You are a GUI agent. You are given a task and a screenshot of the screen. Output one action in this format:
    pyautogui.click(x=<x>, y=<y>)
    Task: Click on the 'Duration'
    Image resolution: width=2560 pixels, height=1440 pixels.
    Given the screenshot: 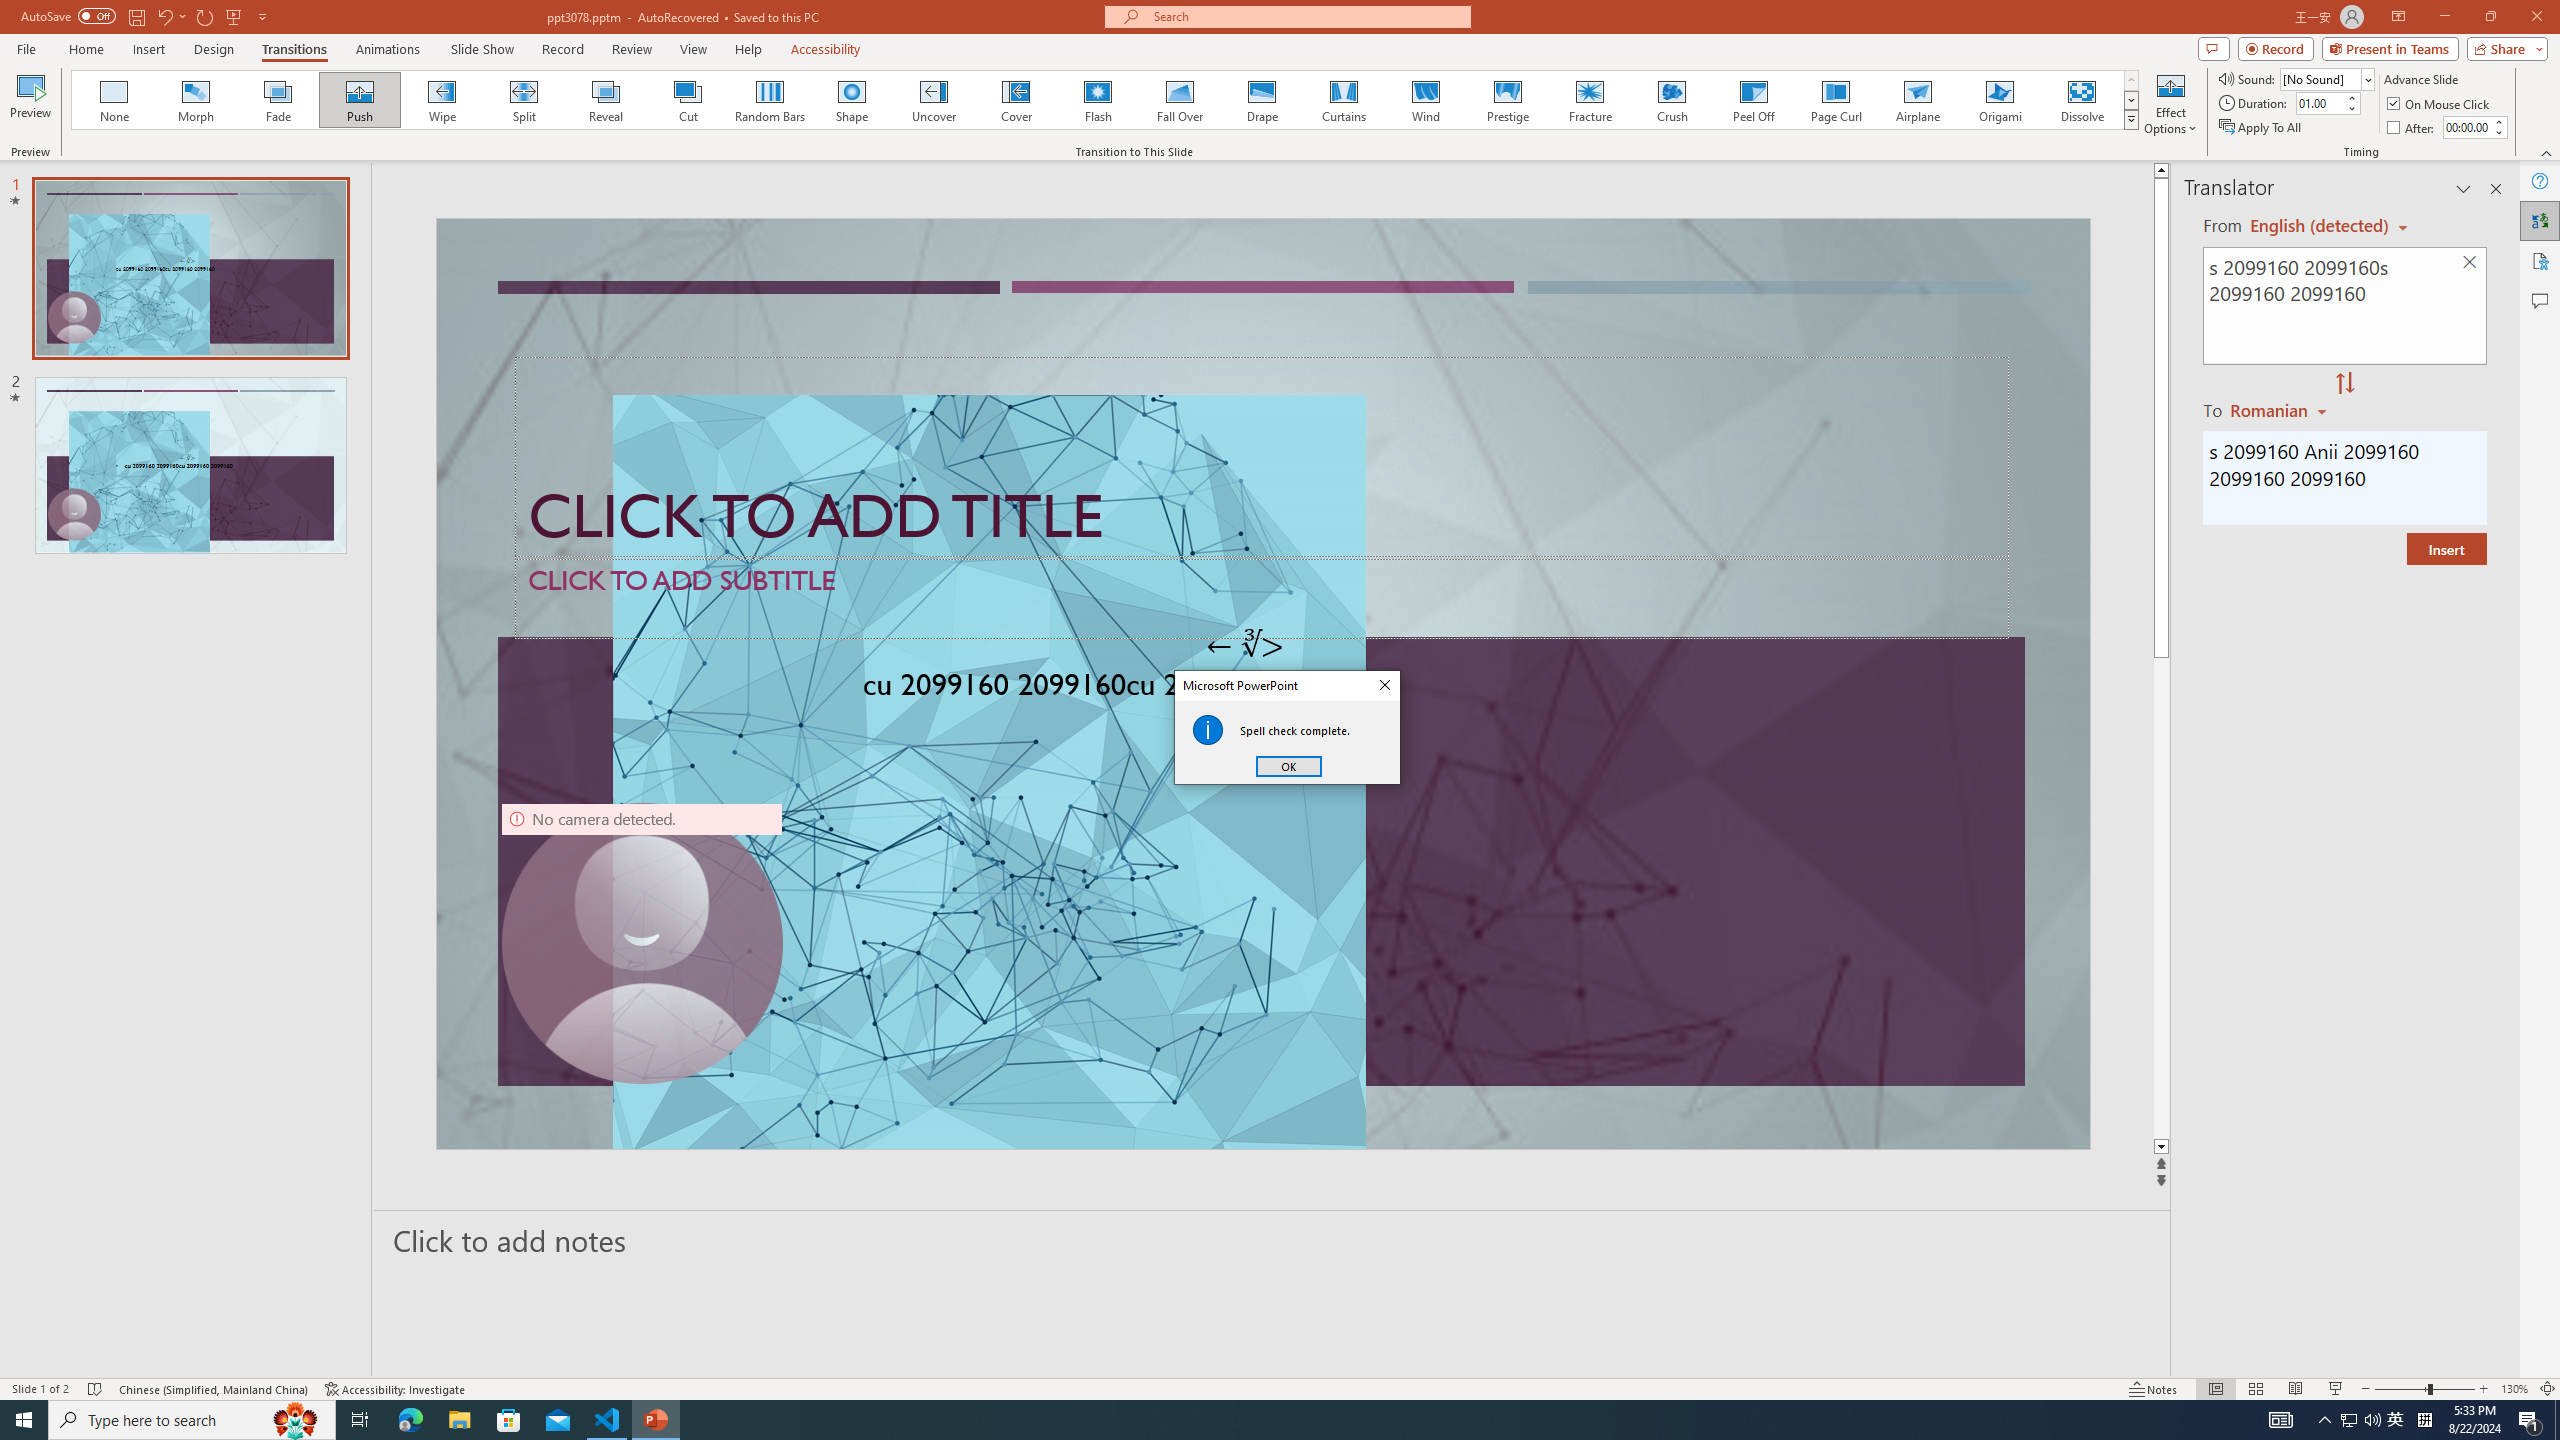 What is the action you would take?
    pyautogui.click(x=2319, y=102)
    